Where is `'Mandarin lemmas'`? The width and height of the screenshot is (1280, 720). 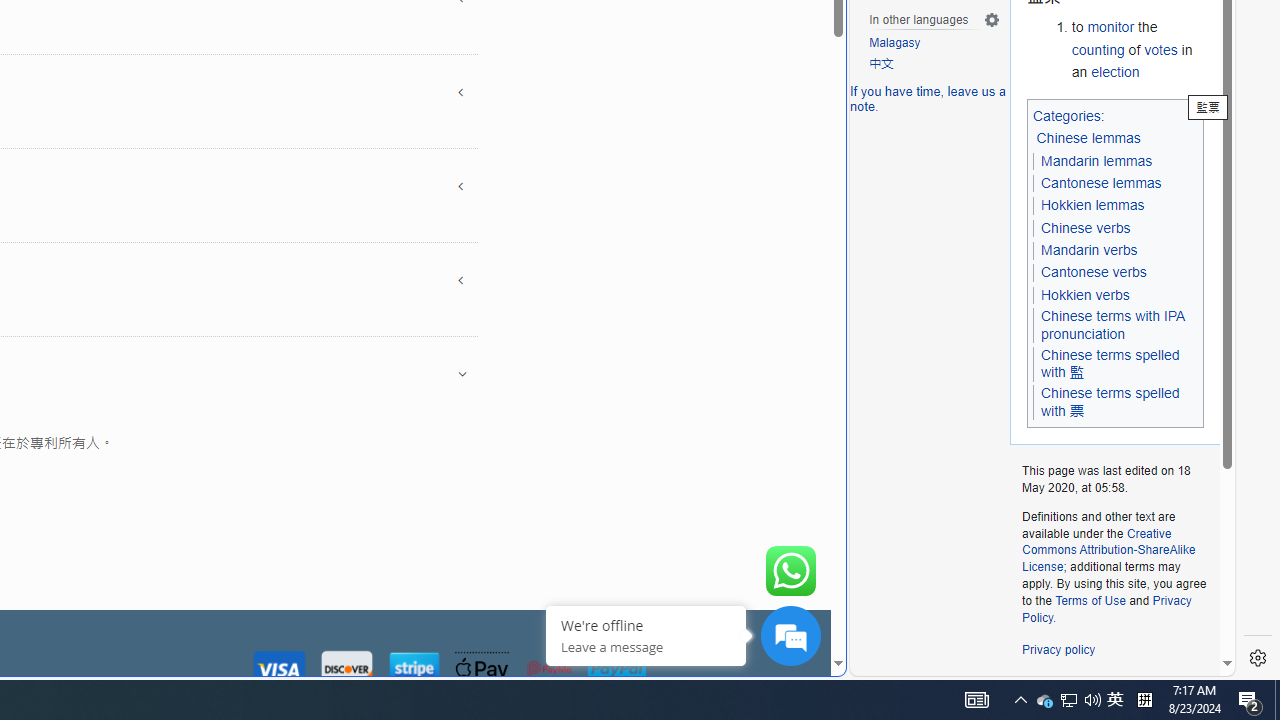 'Mandarin lemmas' is located at coordinates (1095, 159).